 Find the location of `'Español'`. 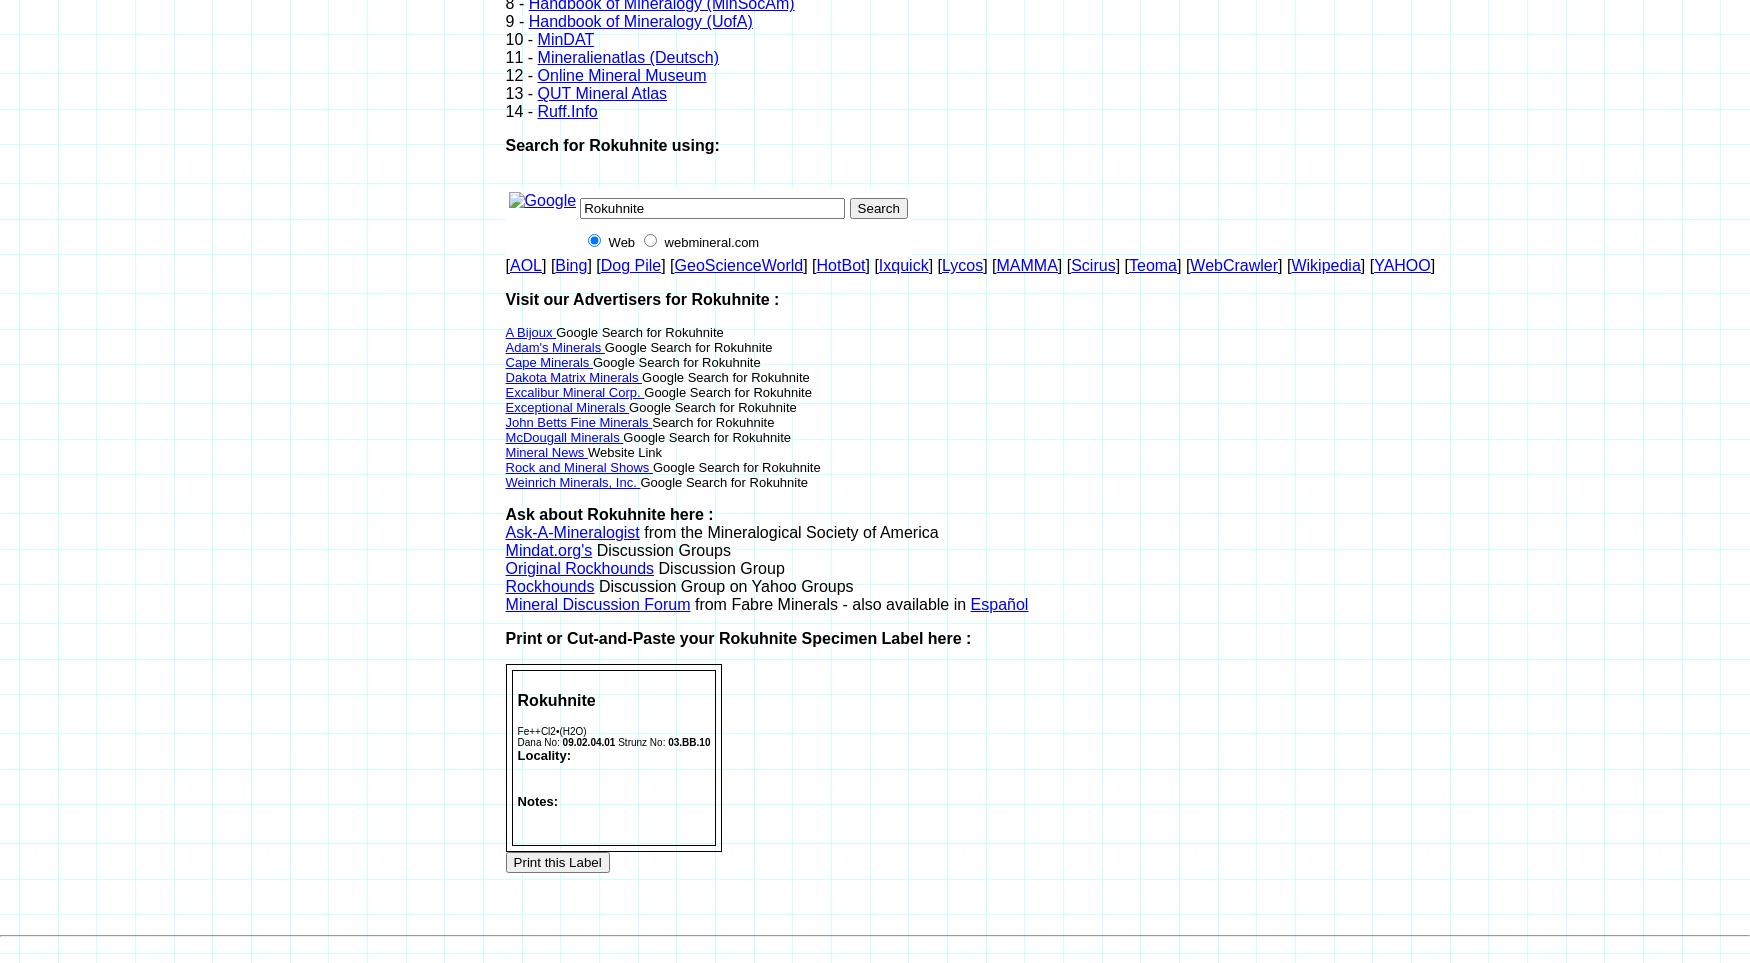

'Español' is located at coordinates (999, 604).